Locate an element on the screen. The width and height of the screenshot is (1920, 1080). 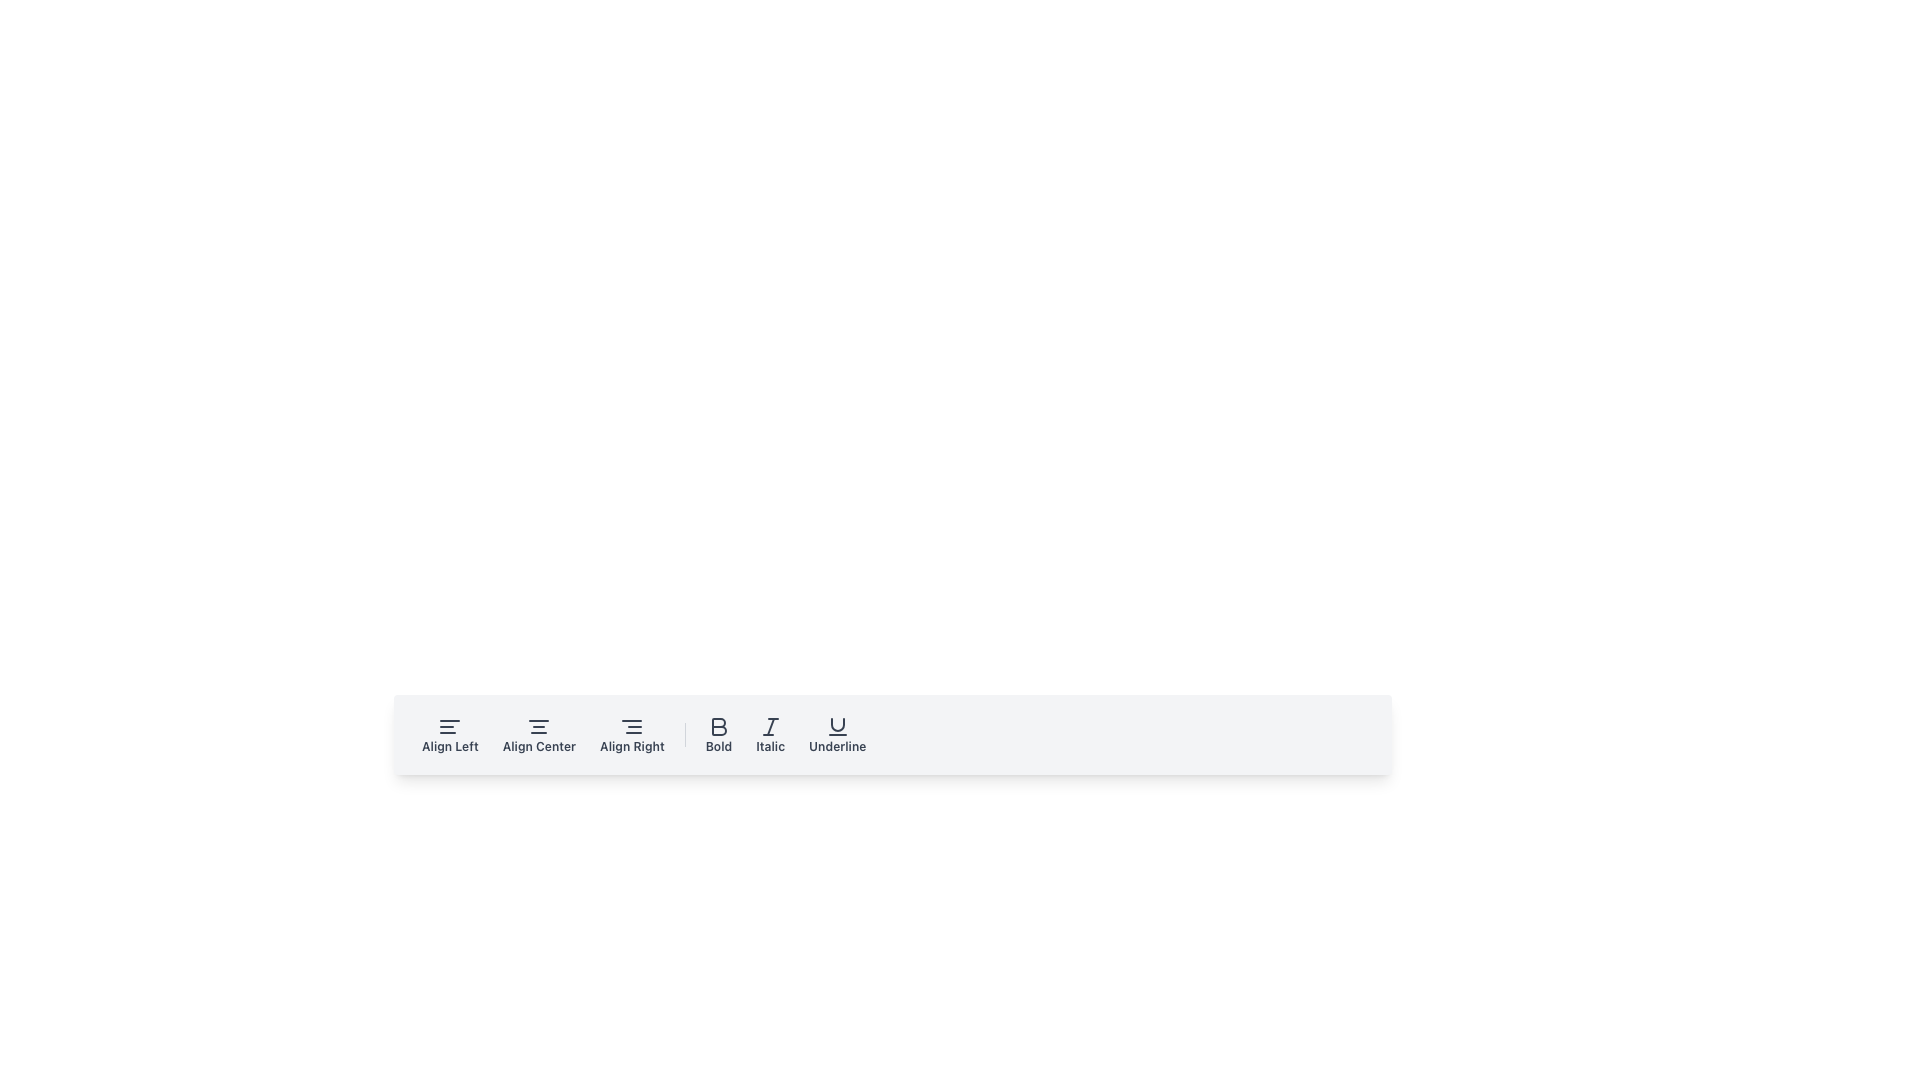
the underline icon on the toolbar to apply underline formatting is located at coordinates (837, 726).